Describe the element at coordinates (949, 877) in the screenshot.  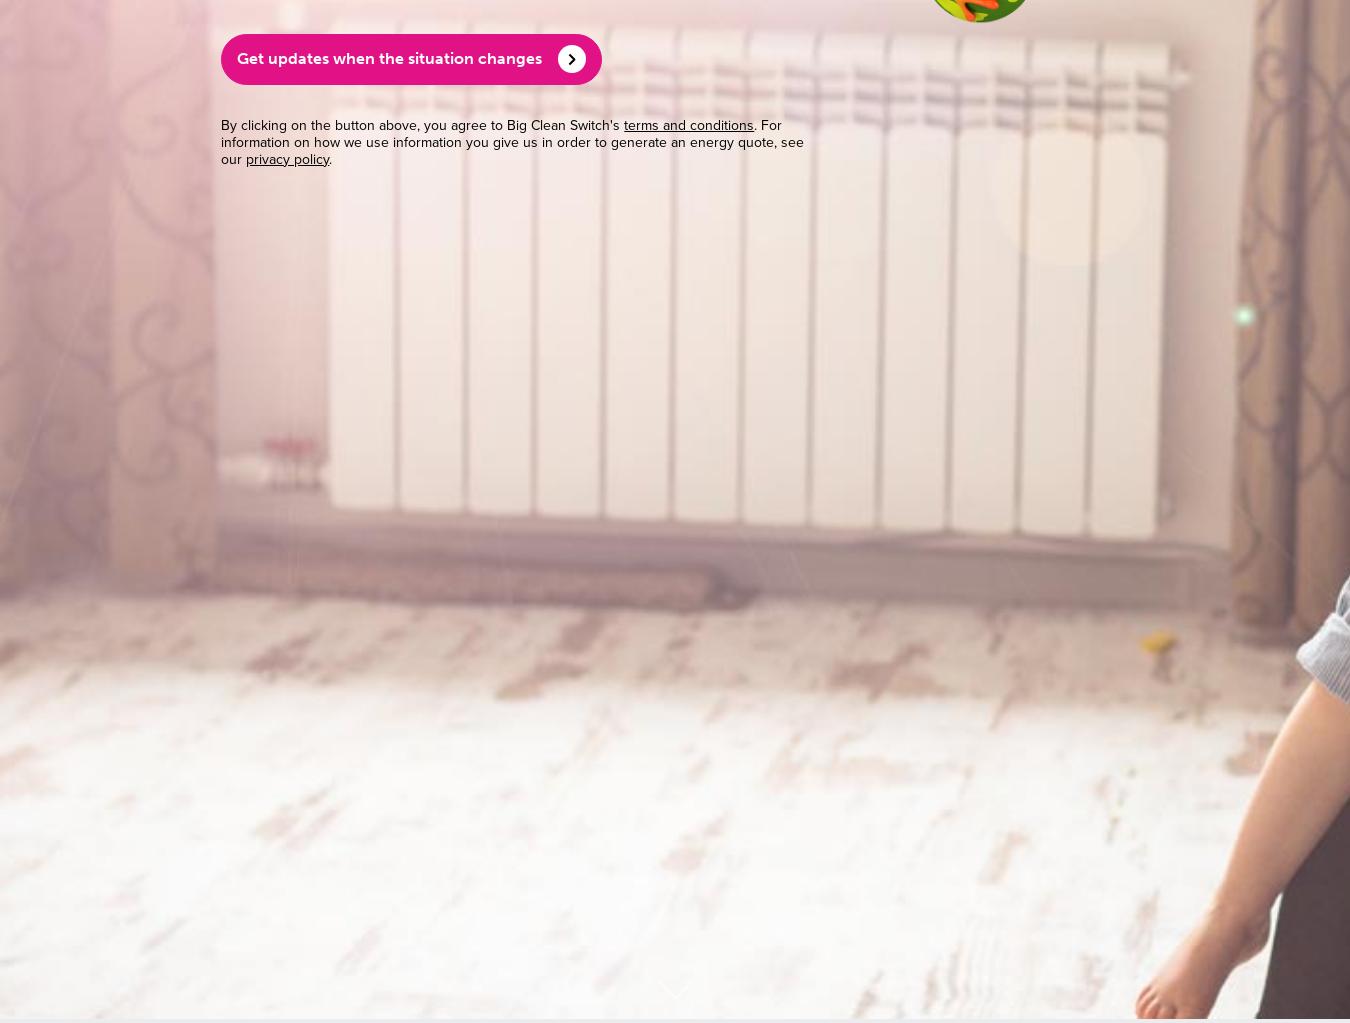
I see `'Design'` at that location.